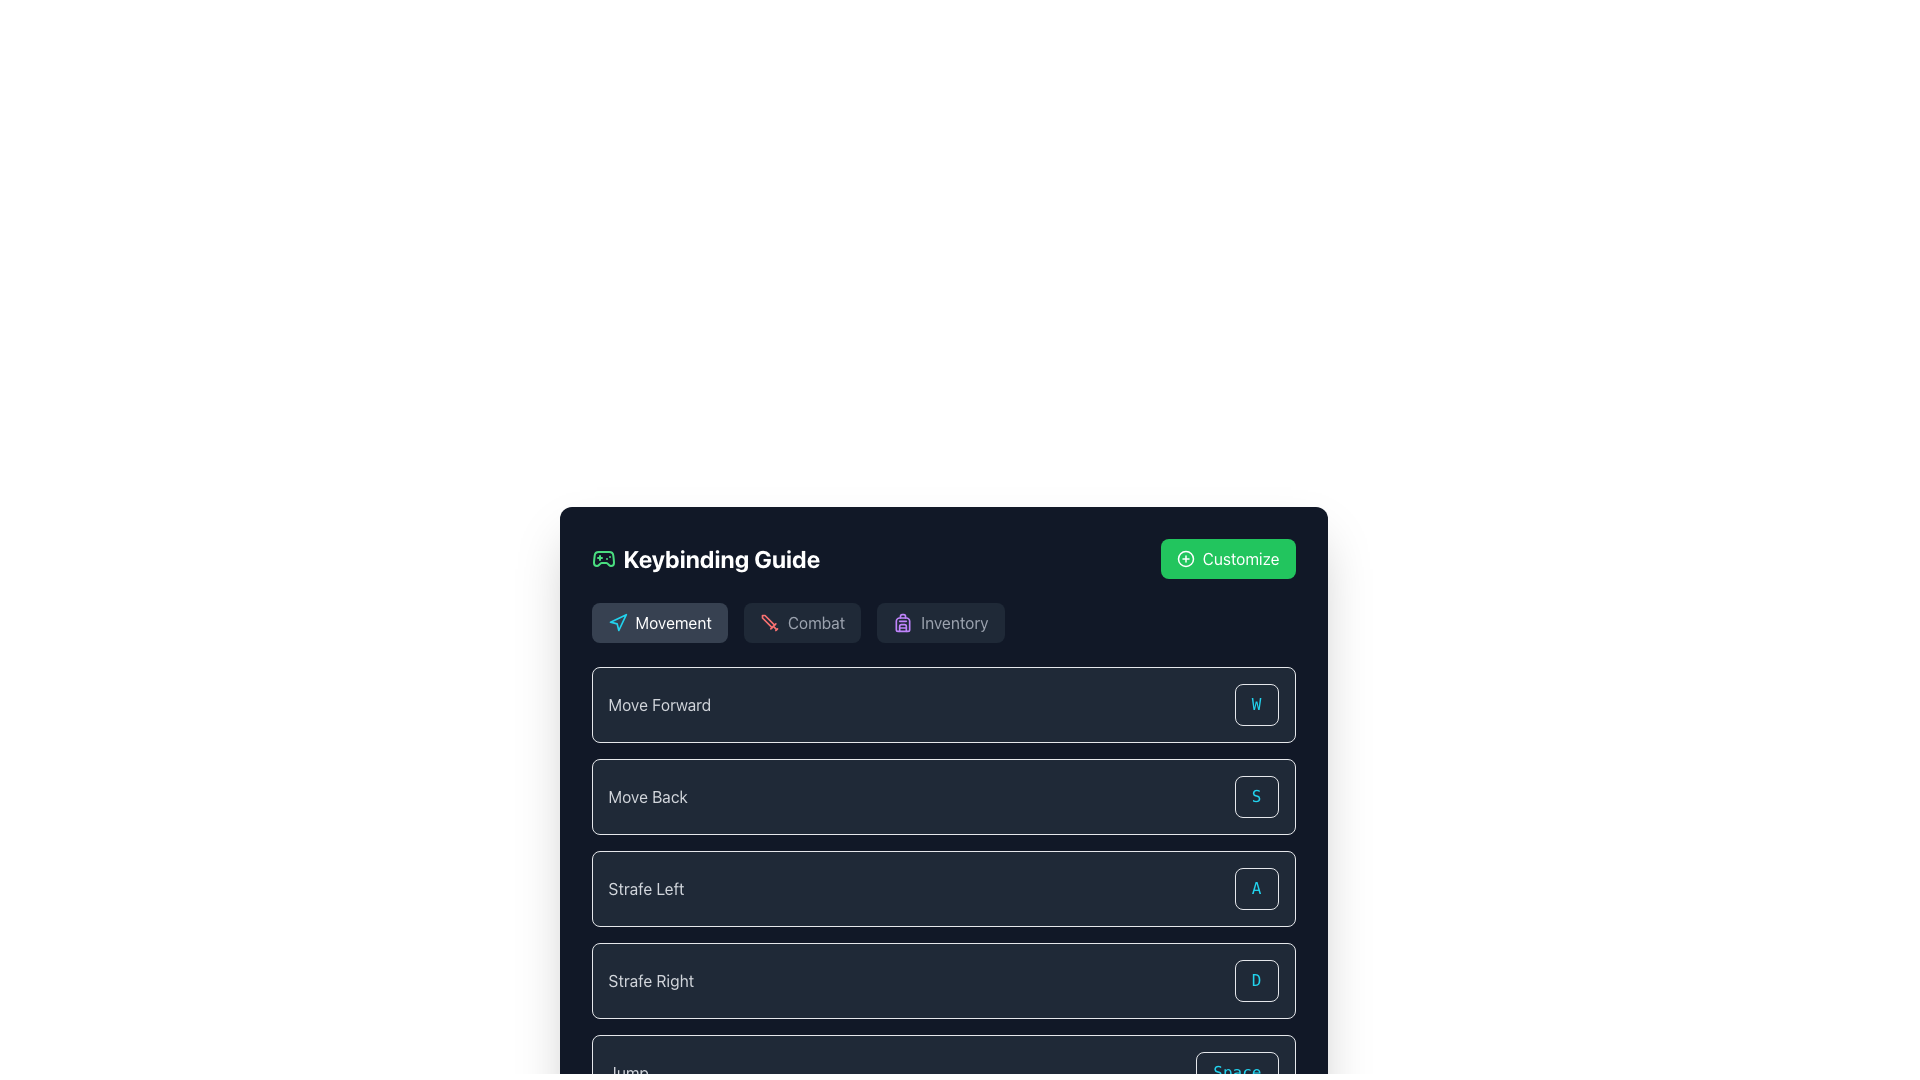 The image size is (1920, 1080). What do you see at coordinates (942, 796) in the screenshot?
I see `the 'Move Back' keybinding row item in the Keybinding Guide` at bounding box center [942, 796].